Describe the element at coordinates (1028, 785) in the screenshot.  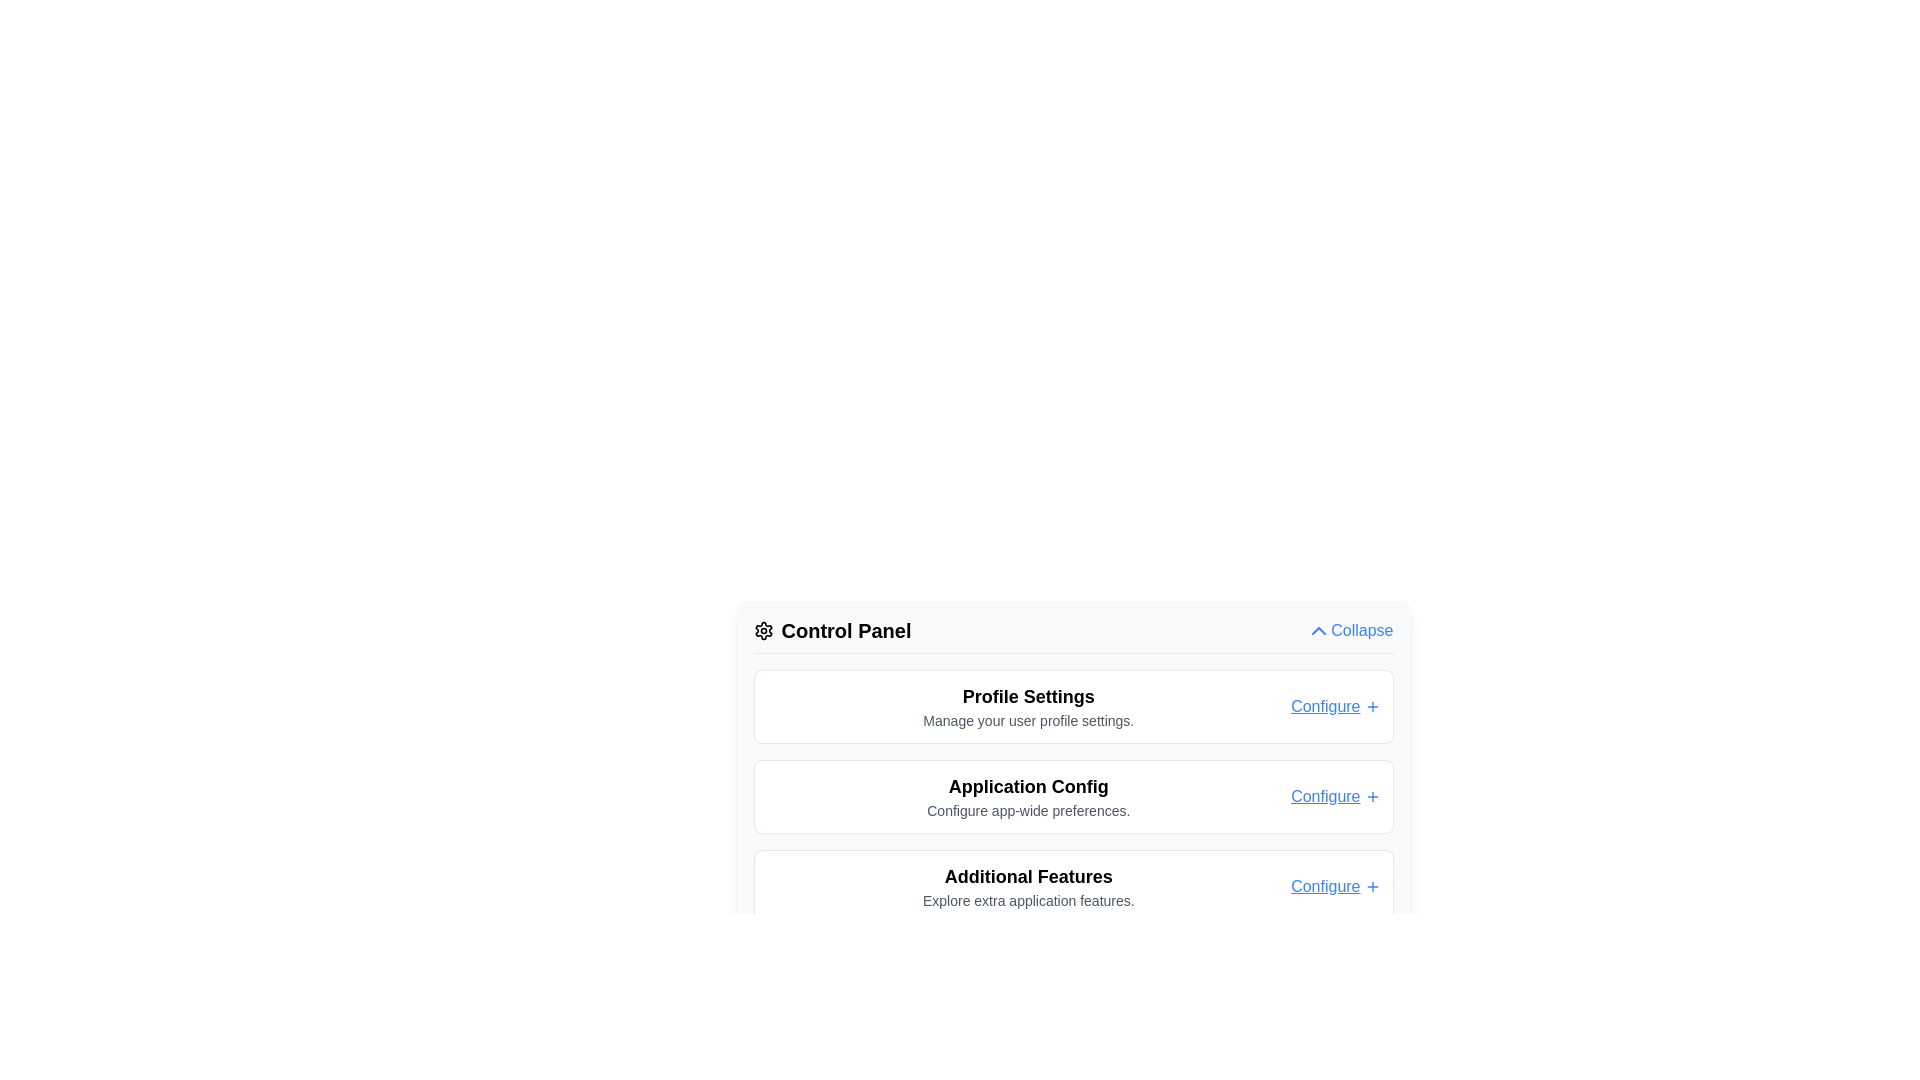
I see `the Static Text element titled 'Application Config'` at that location.